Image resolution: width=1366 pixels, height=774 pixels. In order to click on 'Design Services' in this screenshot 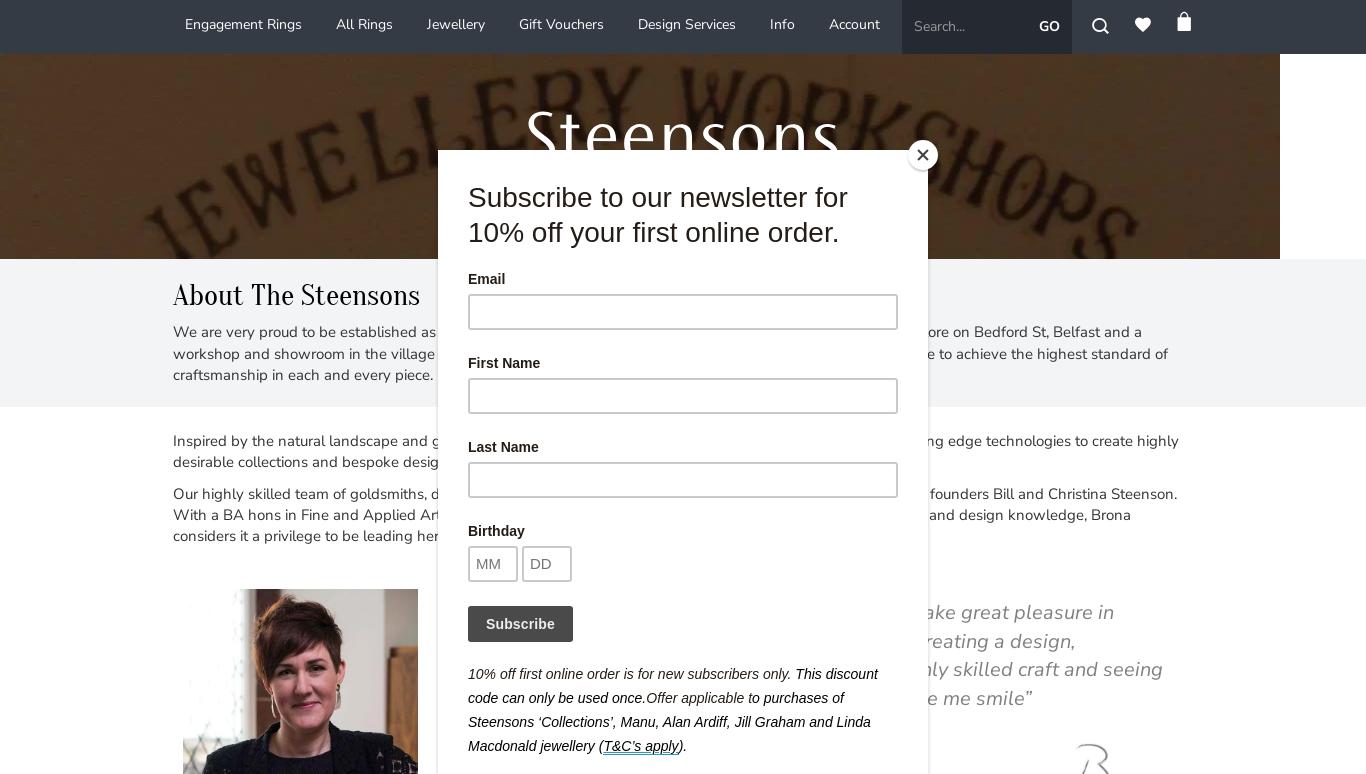, I will do `click(637, 24)`.